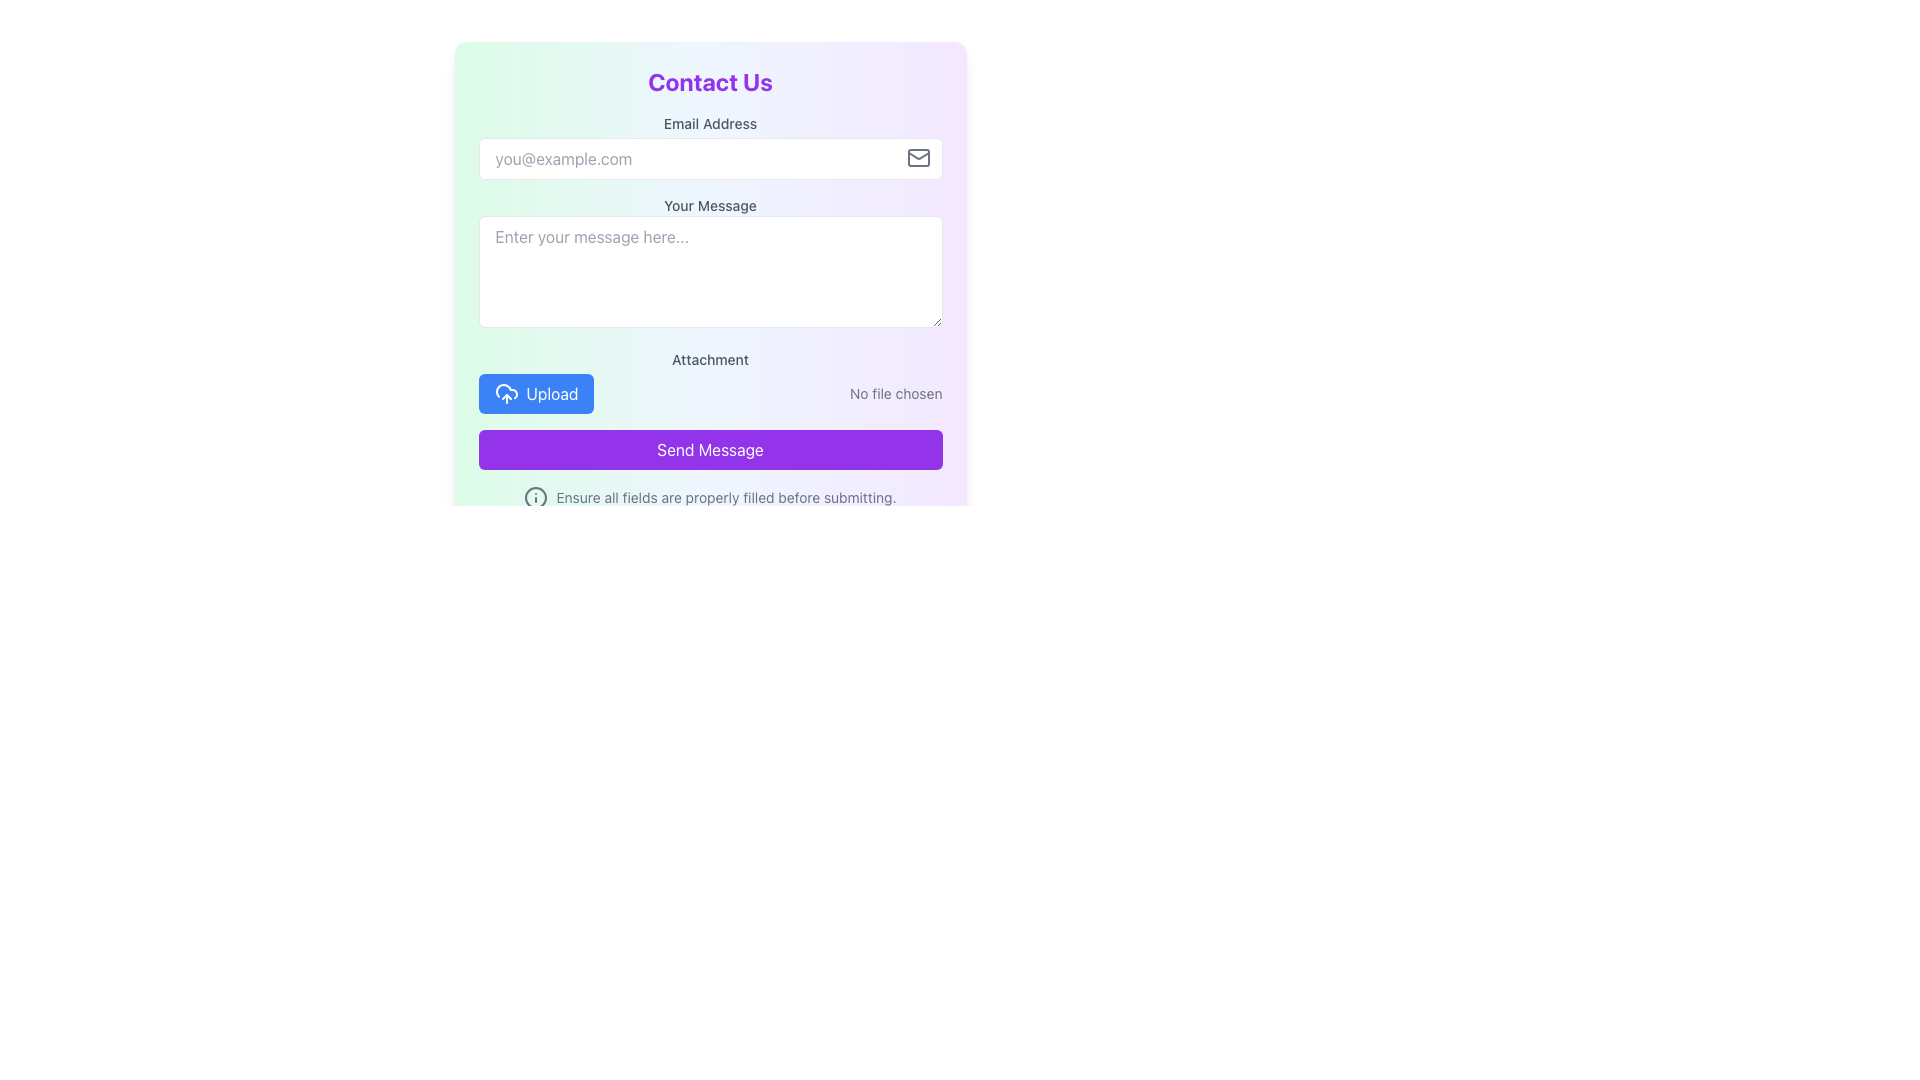 The image size is (1920, 1080). Describe the element at coordinates (710, 358) in the screenshot. I see `the label that provides a textual description for the file upload functionality, located centrally at the top edge of the file upload section, above the 'Upload' button` at that location.